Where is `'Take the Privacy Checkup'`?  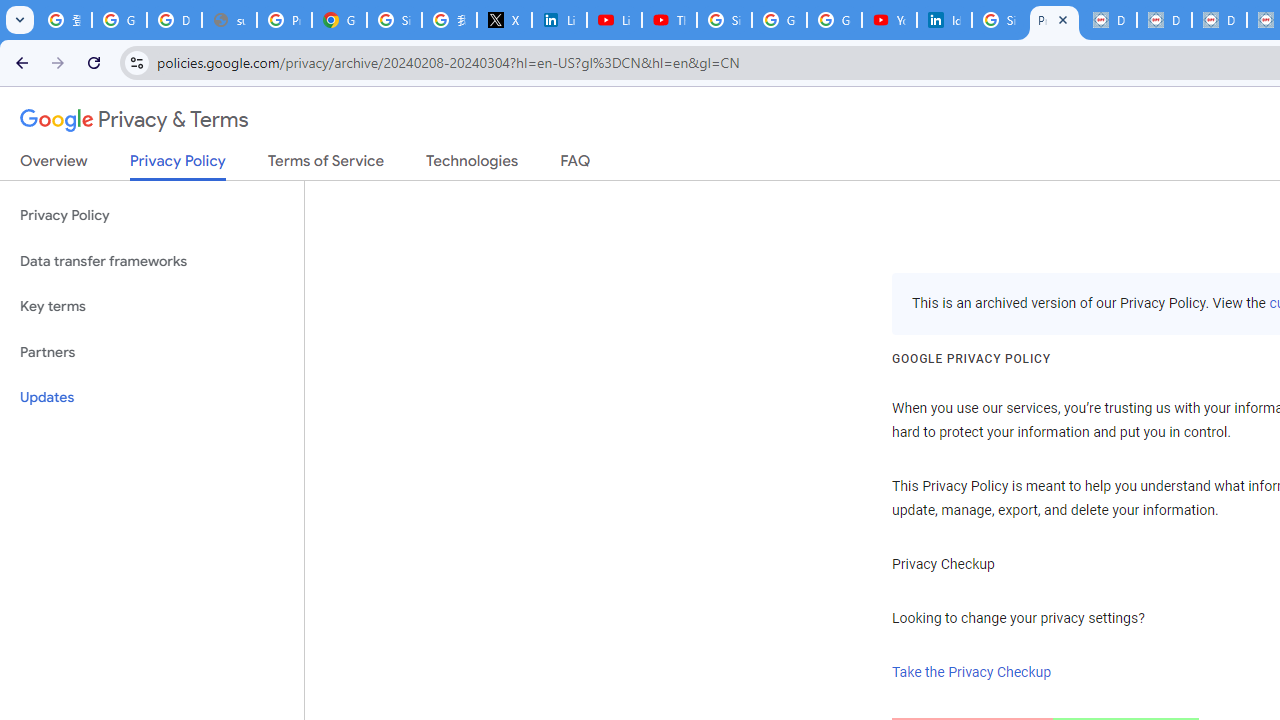
'Take the Privacy Checkup' is located at coordinates (972, 672).